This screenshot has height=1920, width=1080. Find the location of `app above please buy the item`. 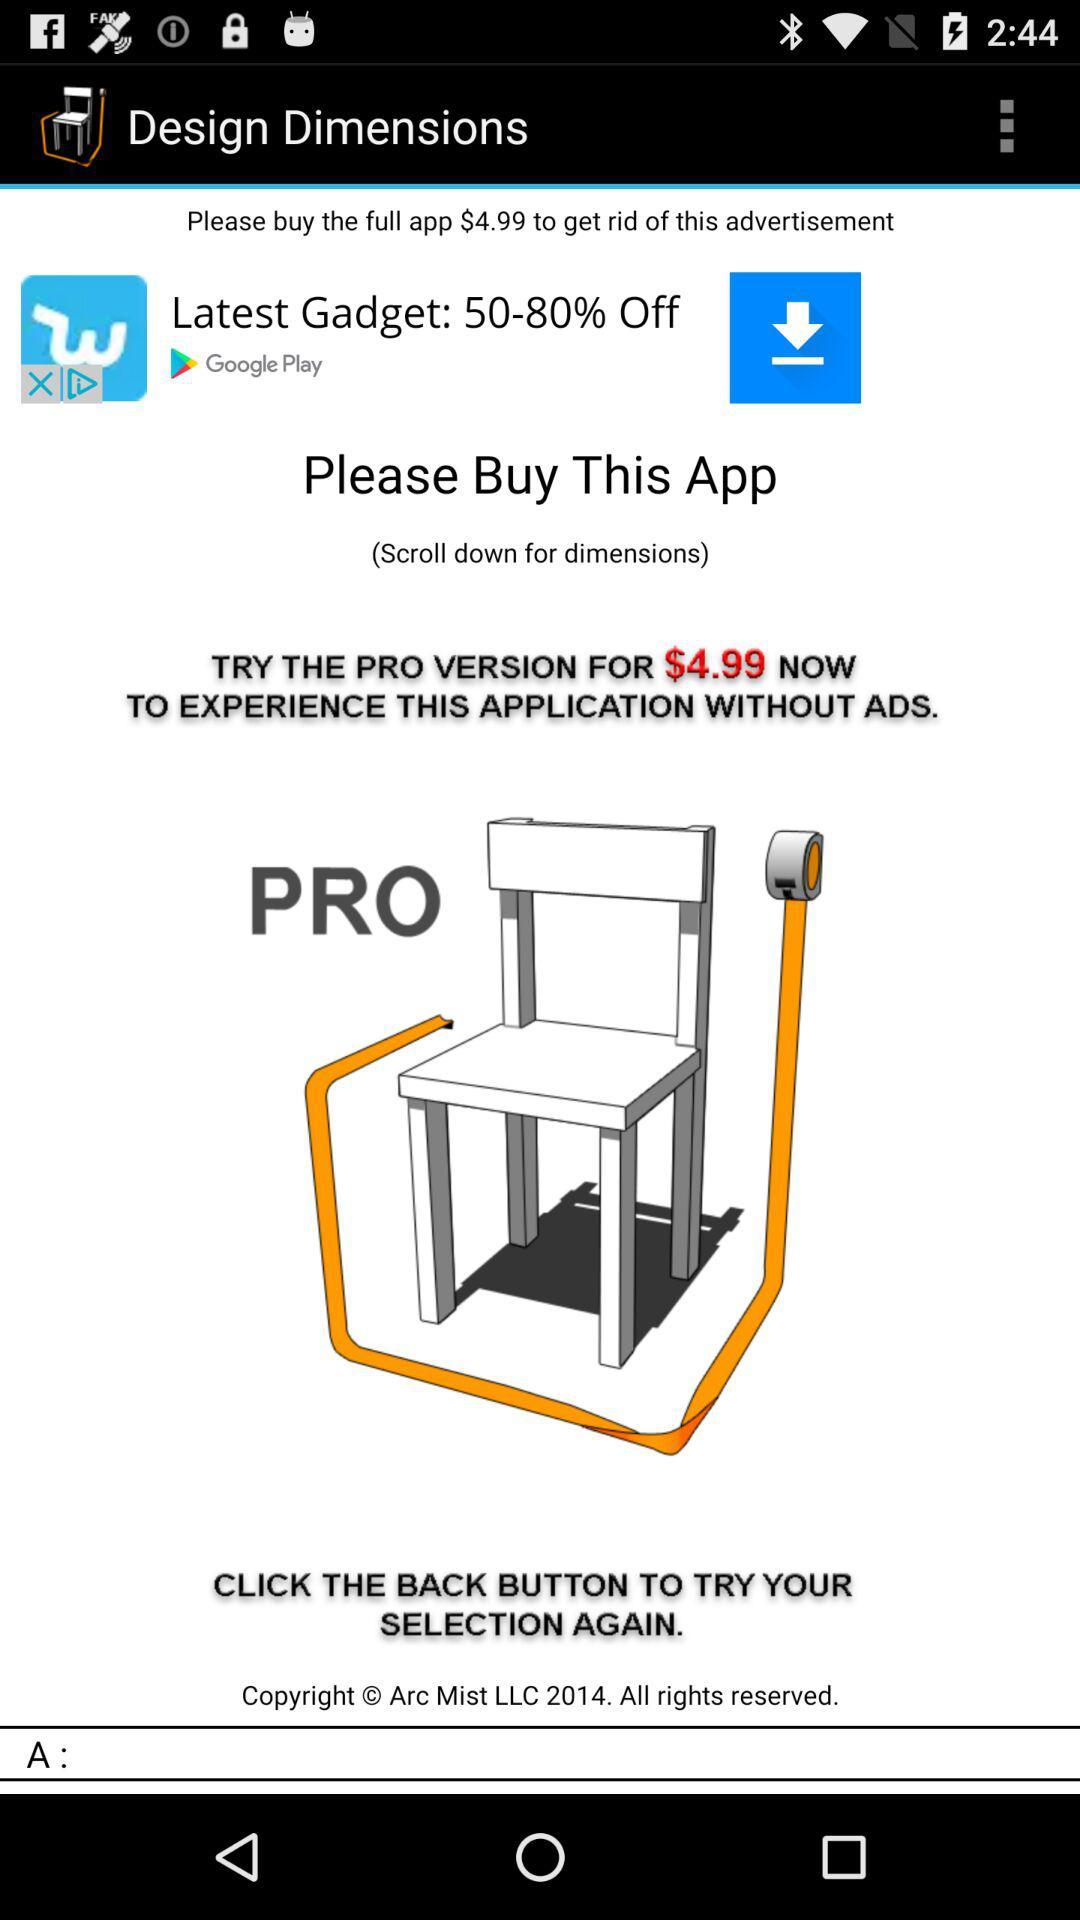

app above please buy the item is located at coordinates (1006, 124).